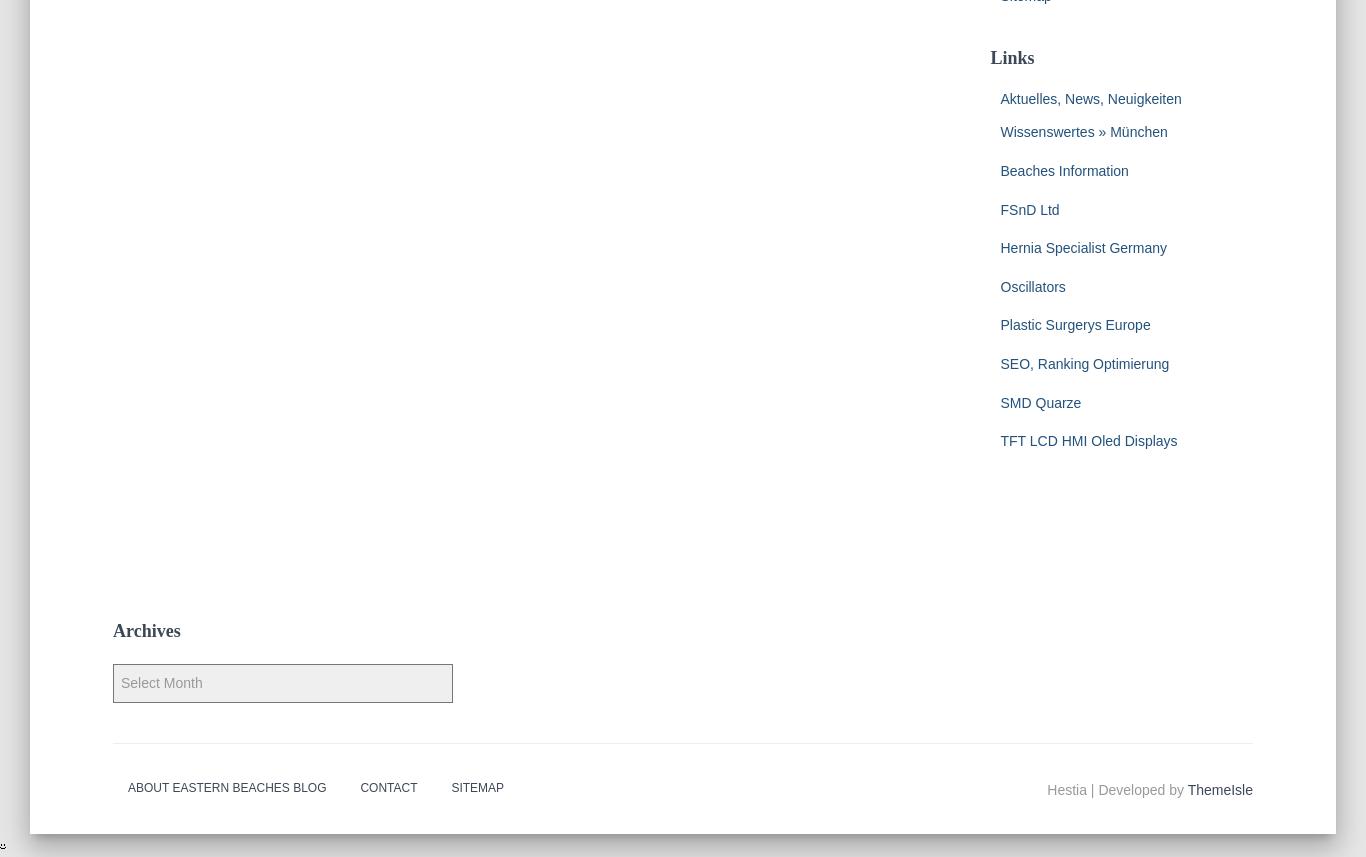  I want to click on 'SEO, Ranking Optimierung', so click(1083, 362).